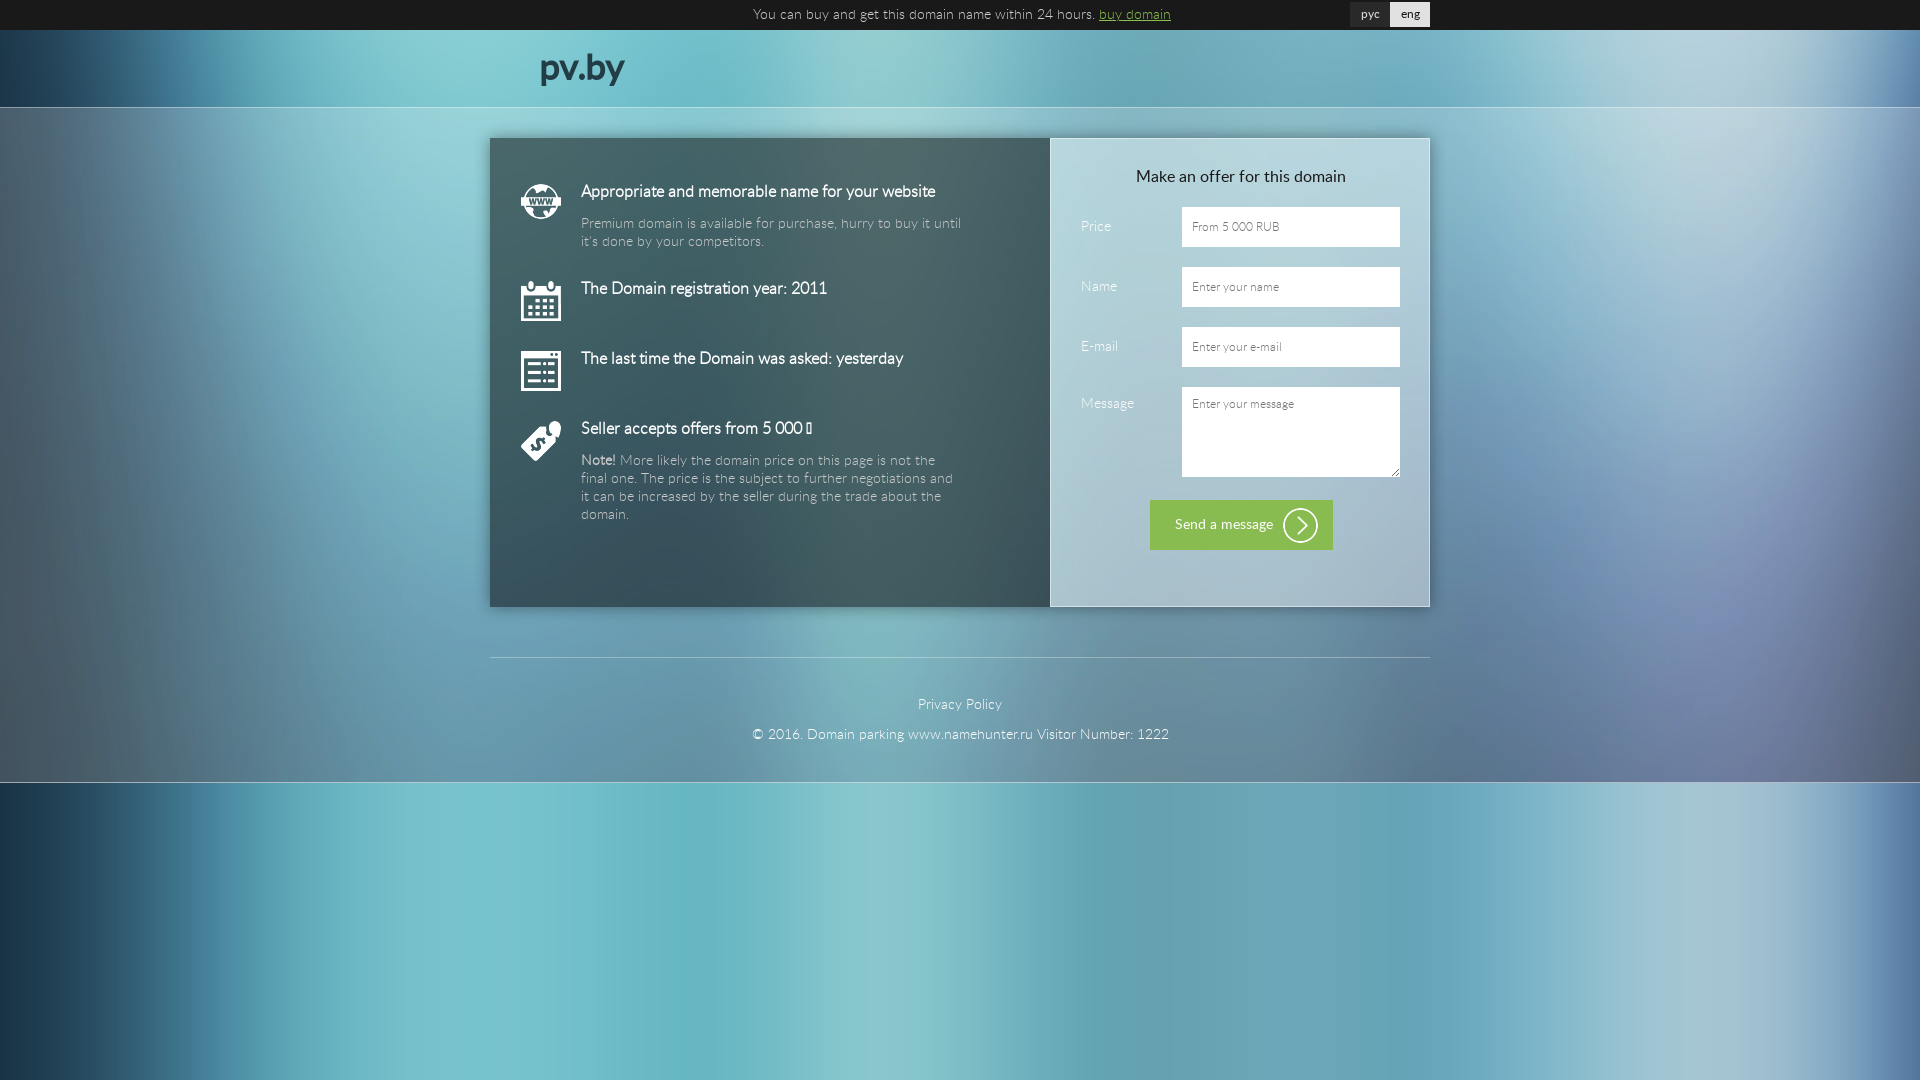  I want to click on 'buy domain', so click(1134, 15).